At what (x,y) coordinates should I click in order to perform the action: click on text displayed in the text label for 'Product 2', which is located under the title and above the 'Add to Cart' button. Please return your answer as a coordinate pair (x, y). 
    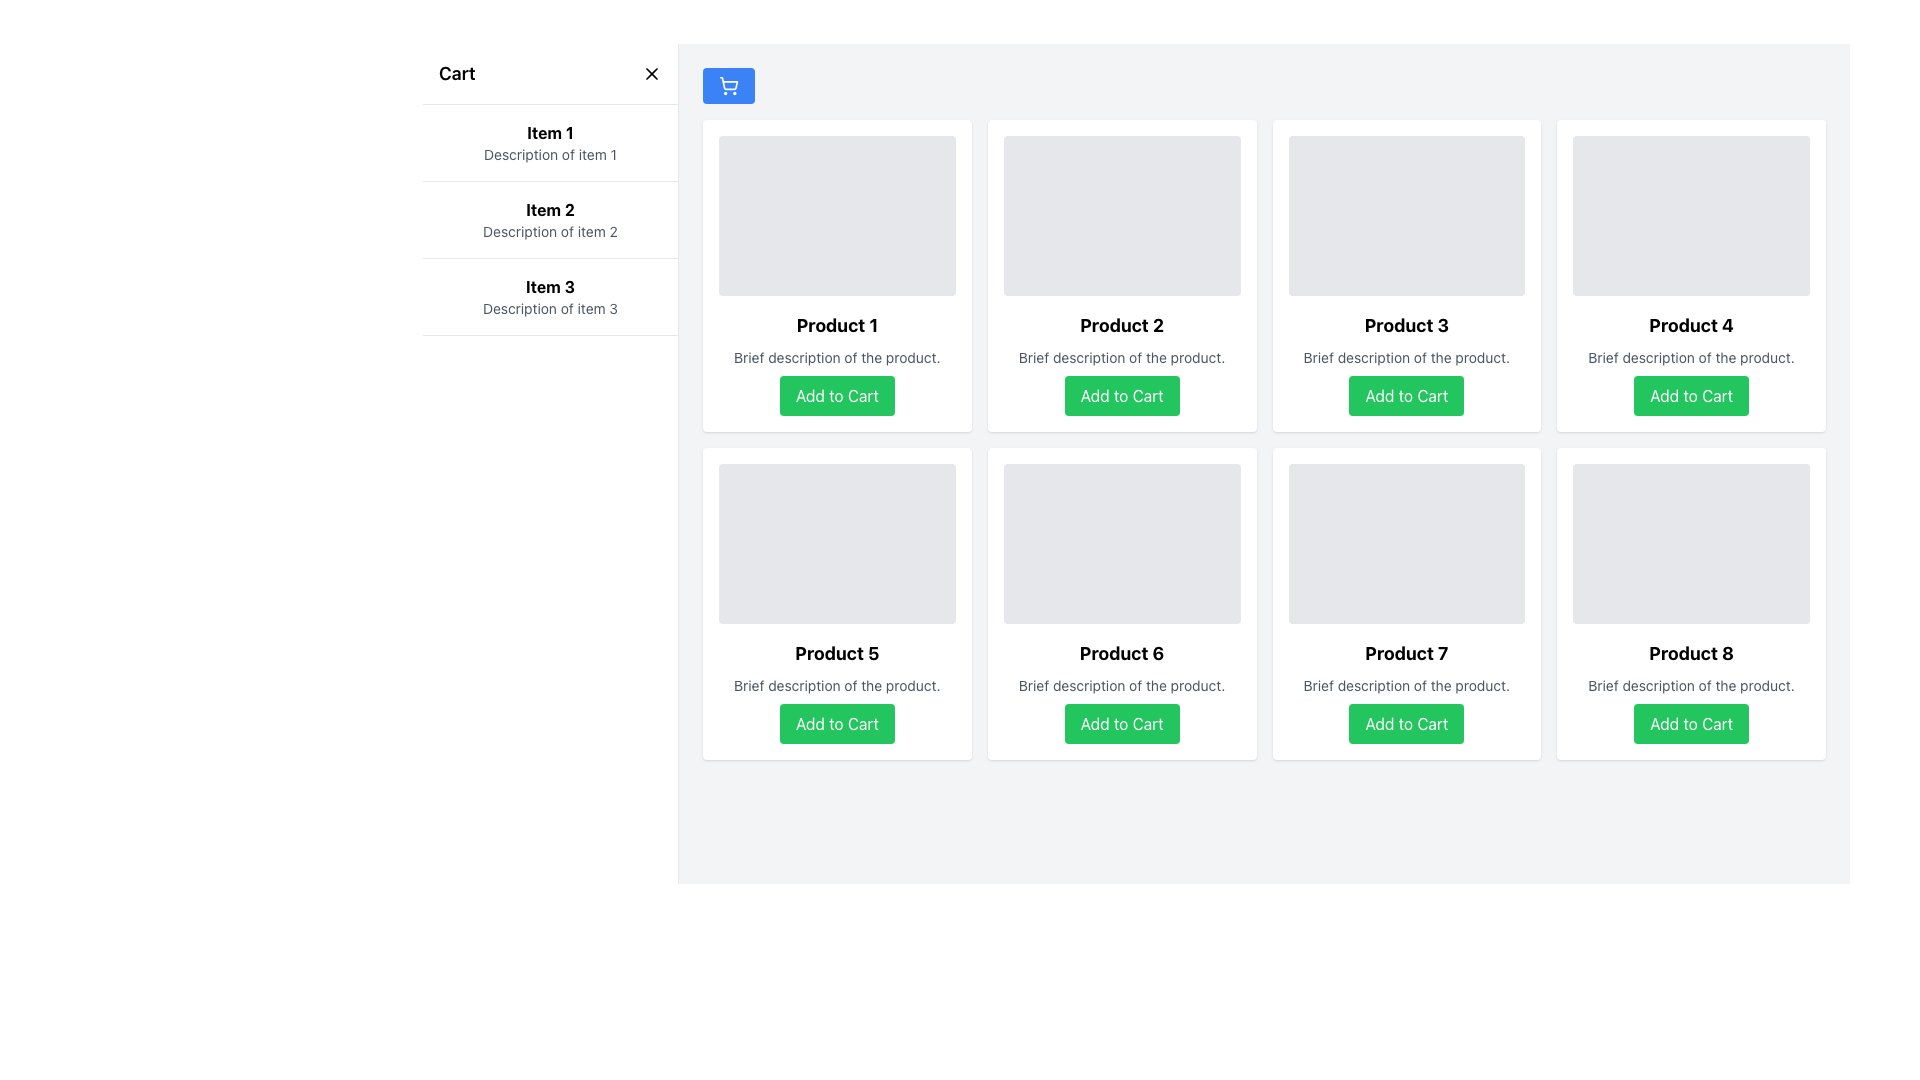
    Looking at the image, I should click on (1122, 357).